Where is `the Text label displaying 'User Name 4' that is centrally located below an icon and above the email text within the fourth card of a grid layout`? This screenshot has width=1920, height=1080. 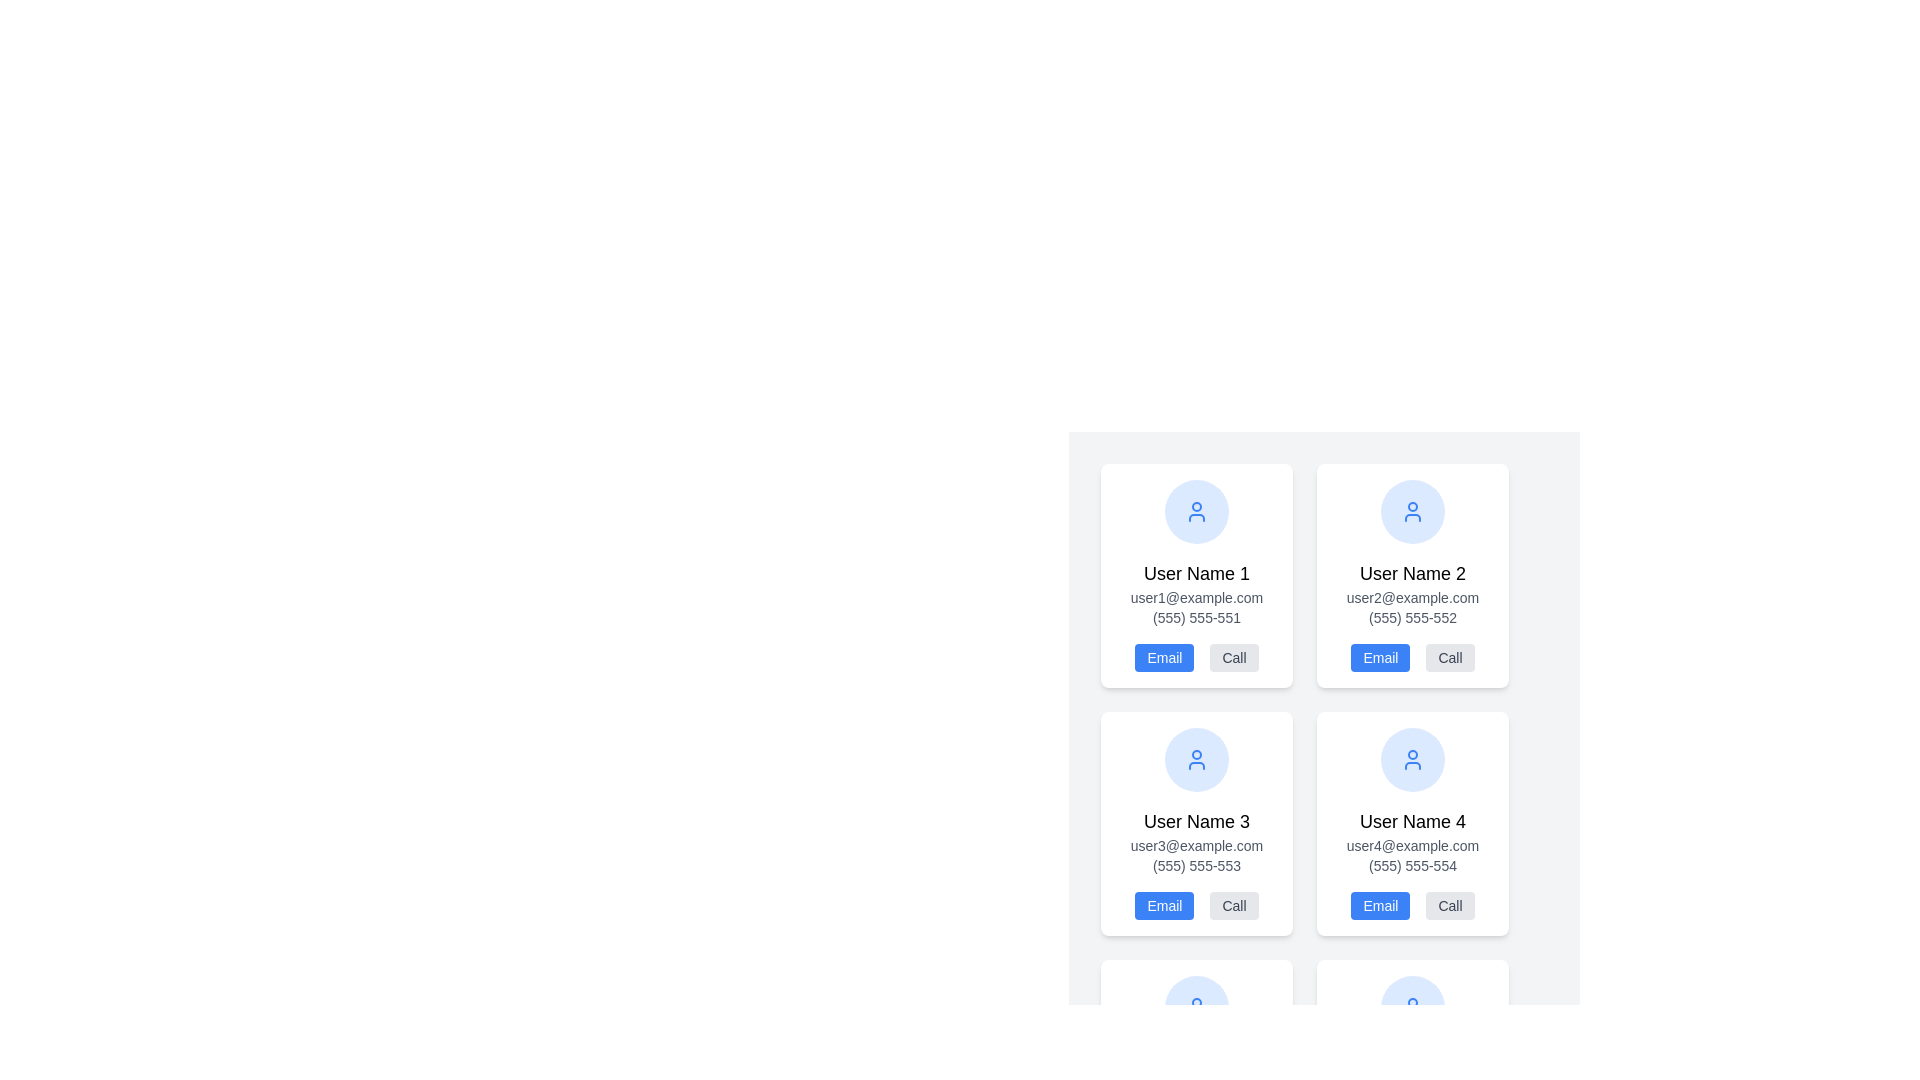
the Text label displaying 'User Name 4' that is centrally located below an icon and above the email text within the fourth card of a grid layout is located at coordinates (1411, 821).